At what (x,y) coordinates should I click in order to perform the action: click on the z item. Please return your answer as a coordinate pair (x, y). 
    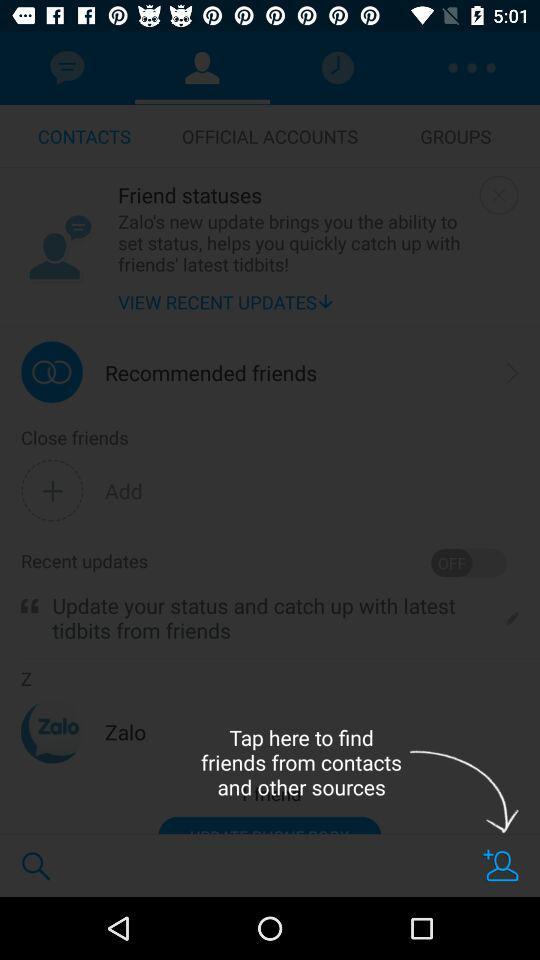
    Looking at the image, I should click on (25, 679).